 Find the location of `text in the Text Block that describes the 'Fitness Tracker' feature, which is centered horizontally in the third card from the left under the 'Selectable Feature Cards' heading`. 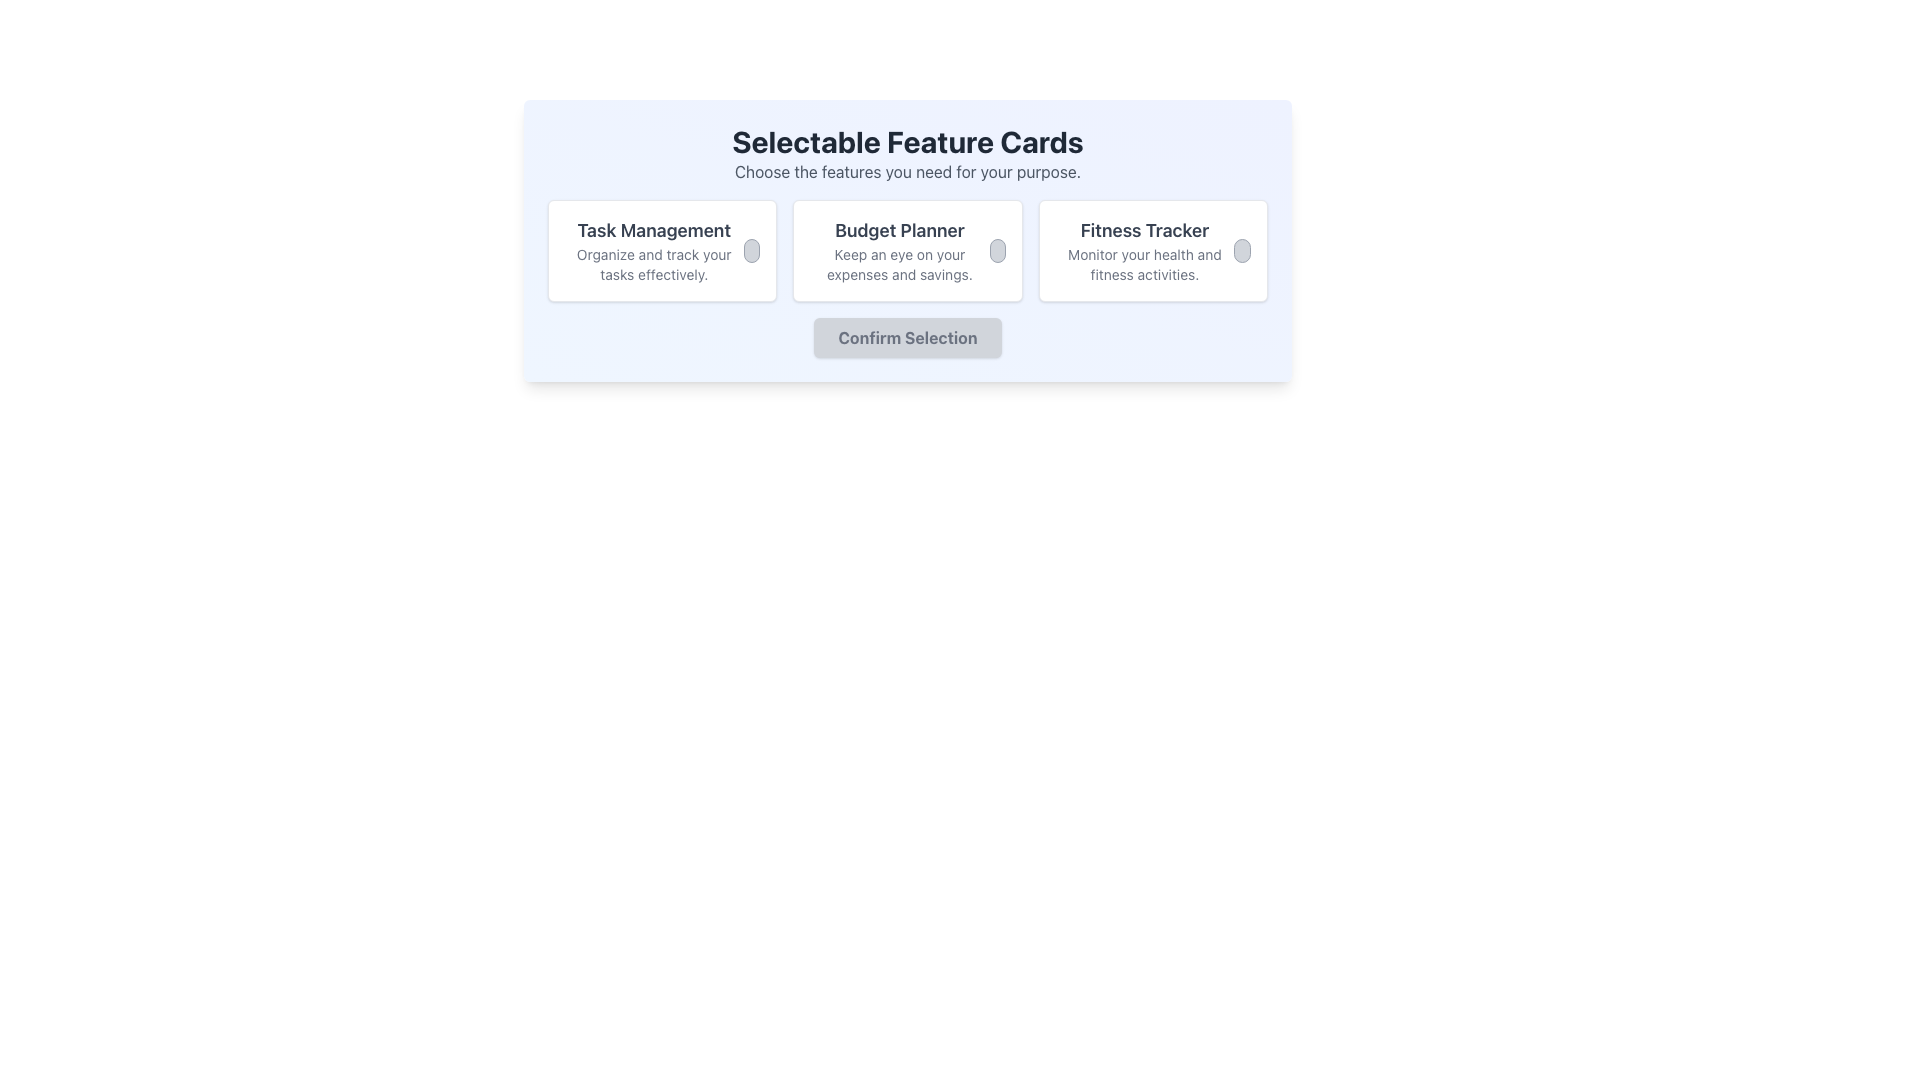

text in the Text Block that describes the 'Fitness Tracker' feature, which is centered horizontally in the third card from the left under the 'Selectable Feature Cards' heading is located at coordinates (1144, 249).